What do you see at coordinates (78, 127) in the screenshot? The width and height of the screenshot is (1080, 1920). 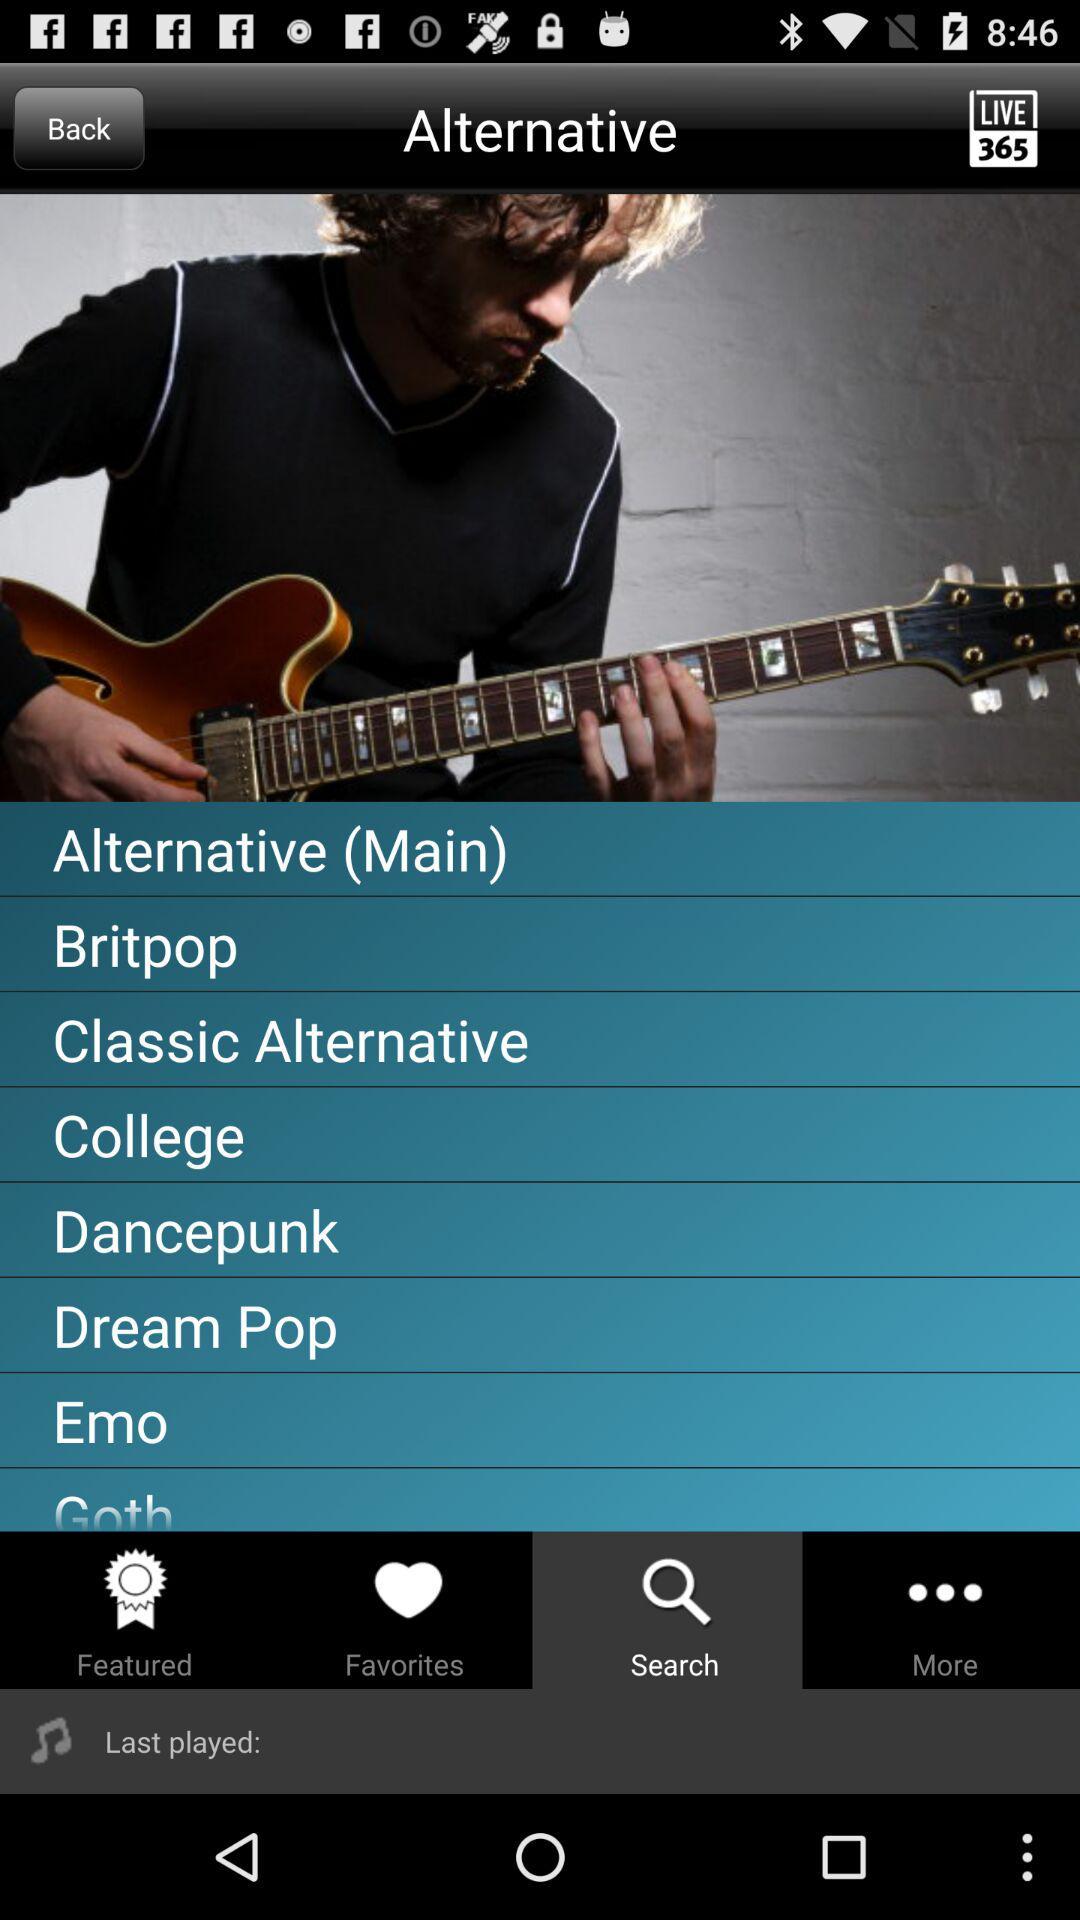 I see `the icon to the left of alternative` at bounding box center [78, 127].